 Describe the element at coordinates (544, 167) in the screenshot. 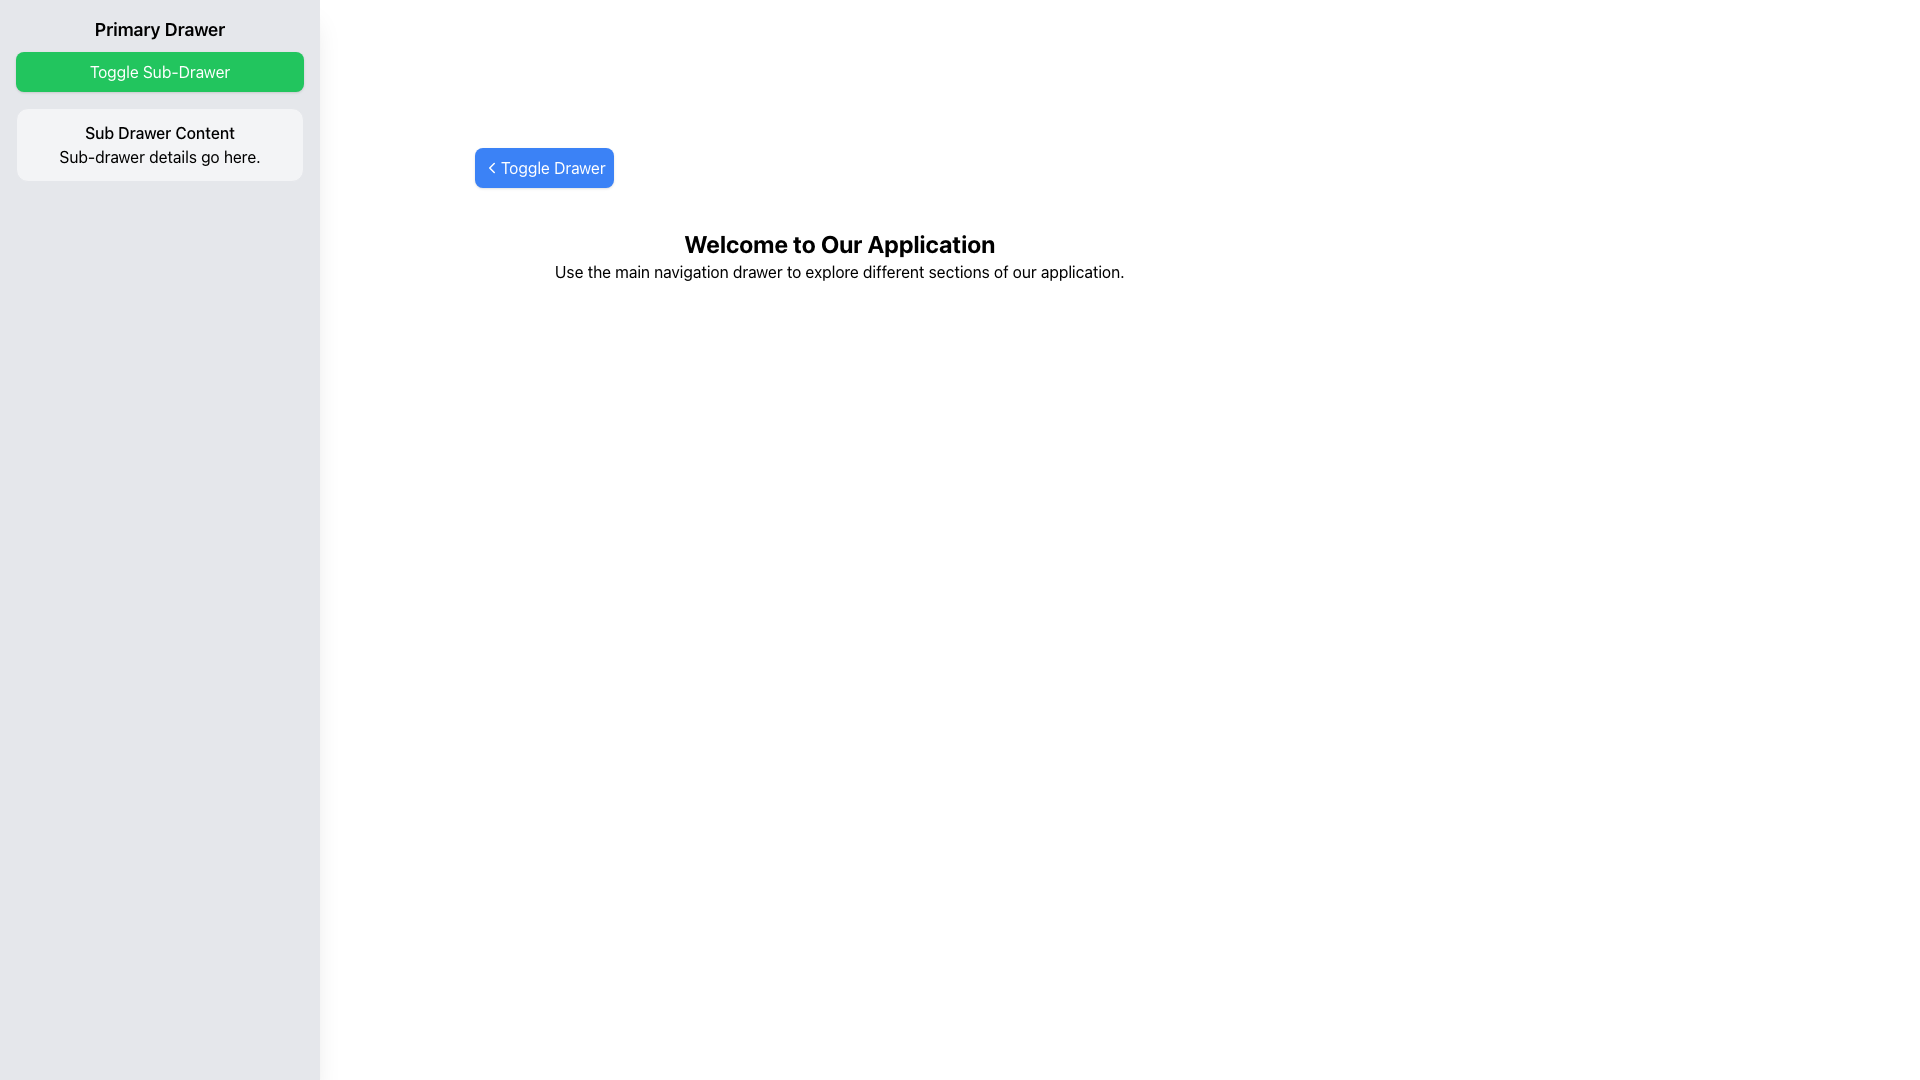

I see `the blue 'Toggle Drawer' button with white text and a leftward arrow icon` at that location.